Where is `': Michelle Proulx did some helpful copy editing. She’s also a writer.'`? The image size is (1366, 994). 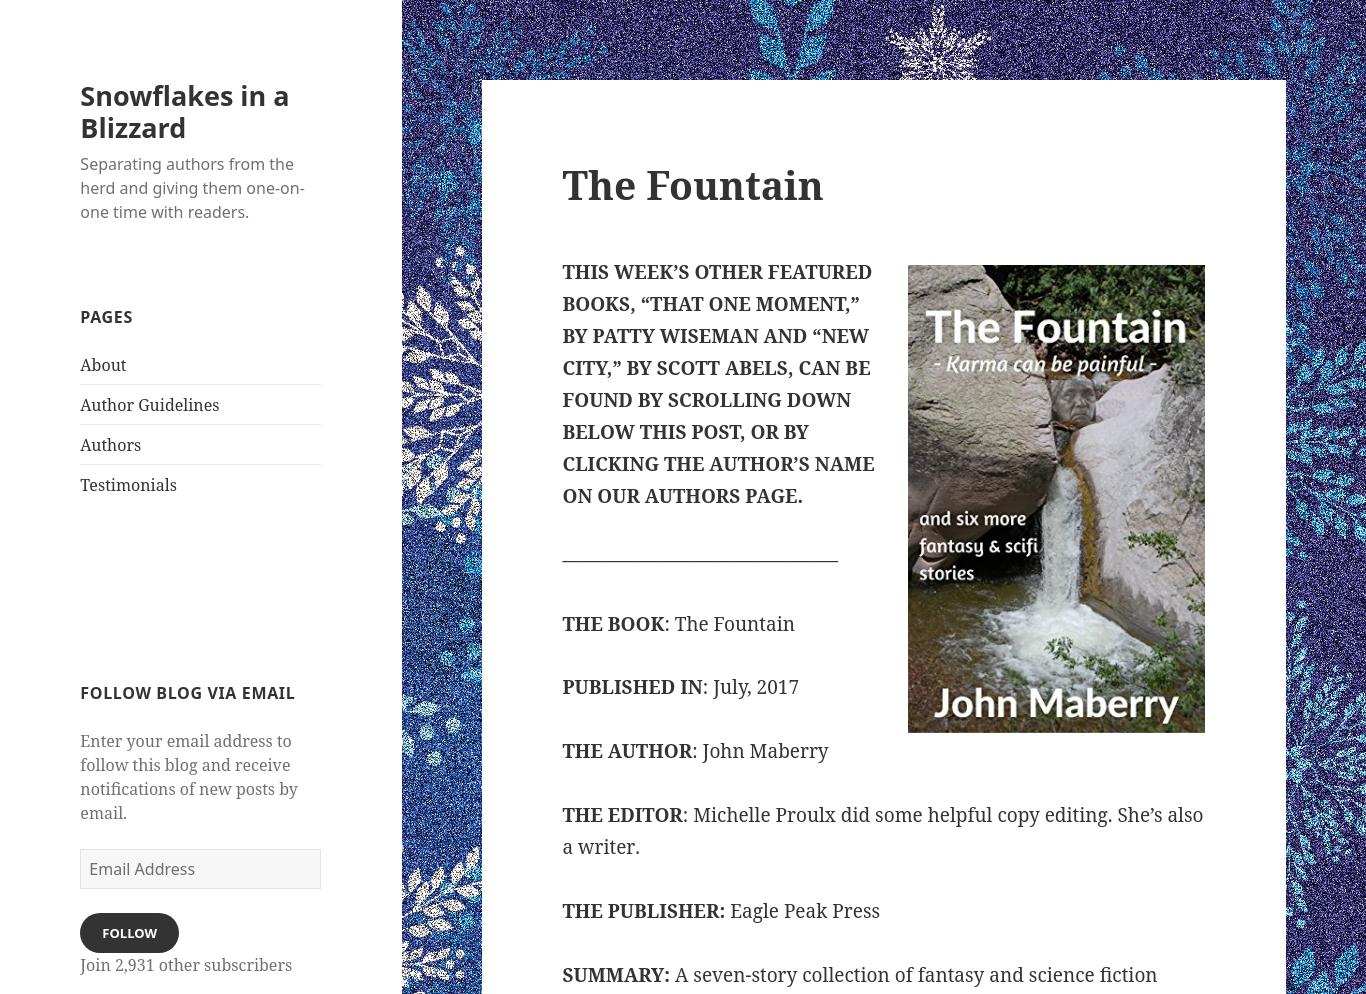
': Michelle Proulx did some helpful copy editing. She’s also a writer.' is located at coordinates (881, 829).